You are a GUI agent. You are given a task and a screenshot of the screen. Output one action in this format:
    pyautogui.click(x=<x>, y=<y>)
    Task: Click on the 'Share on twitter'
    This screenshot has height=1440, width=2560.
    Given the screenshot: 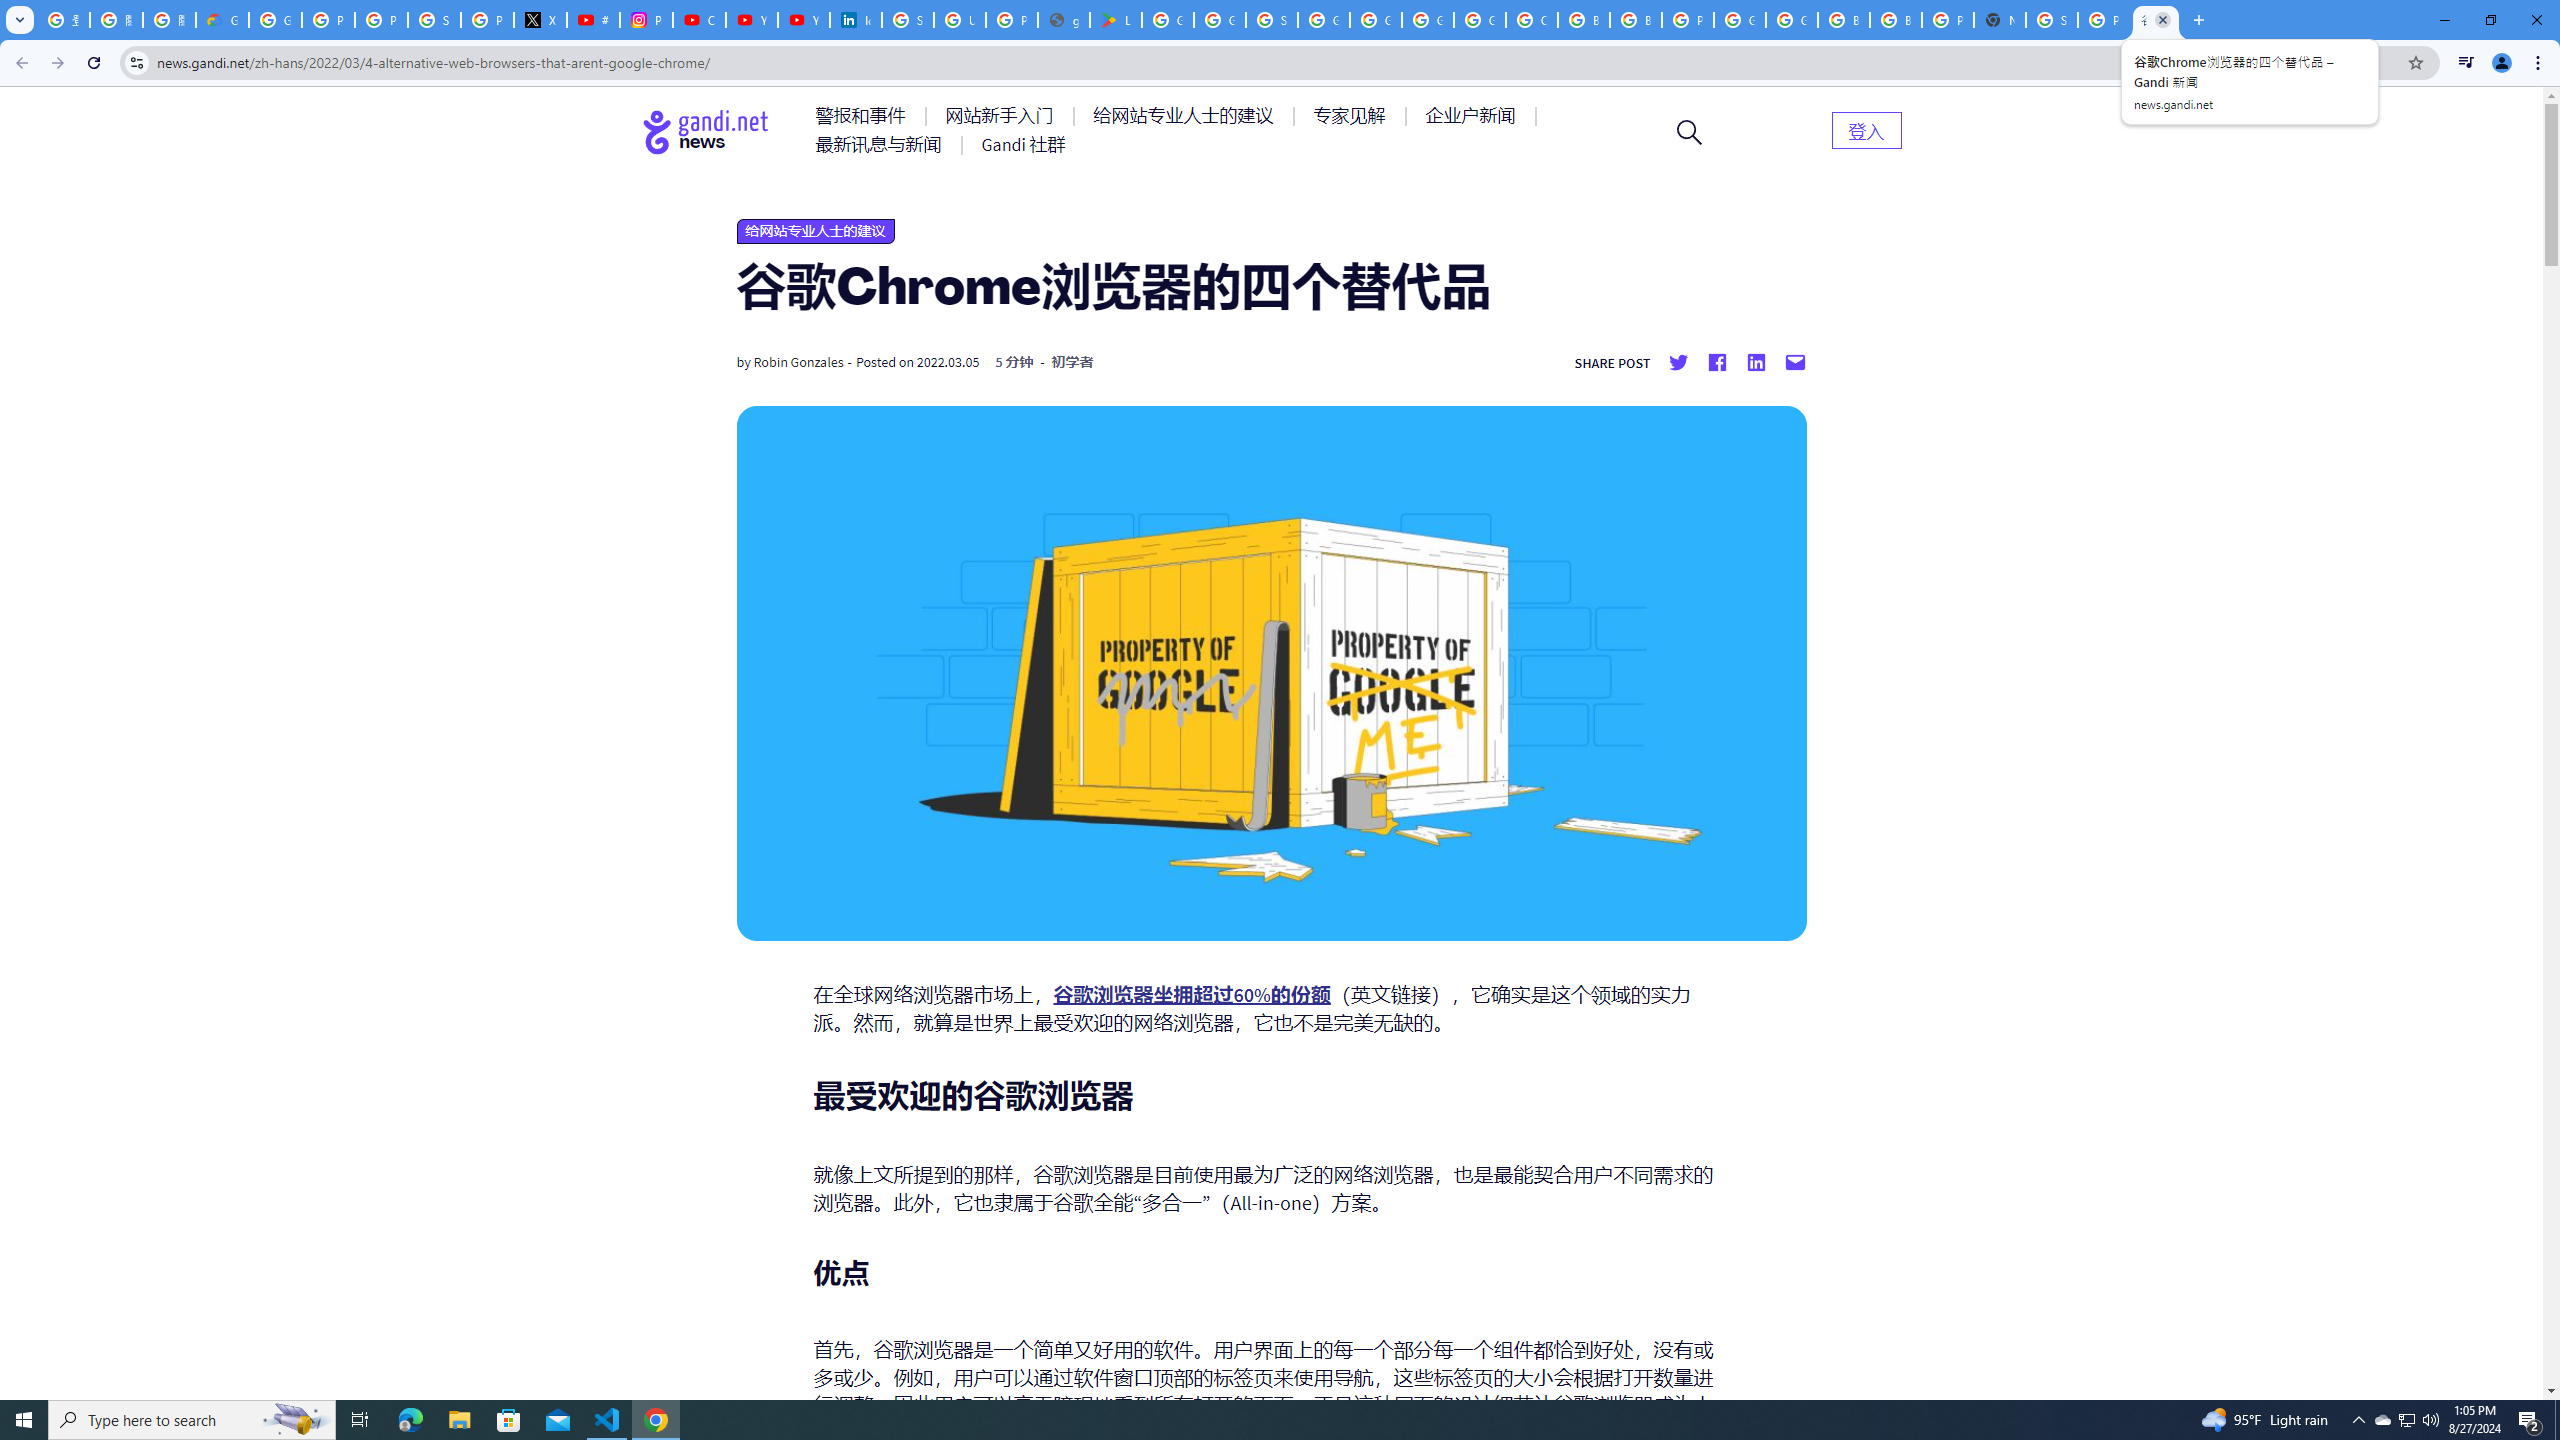 What is the action you would take?
    pyautogui.click(x=1678, y=361)
    